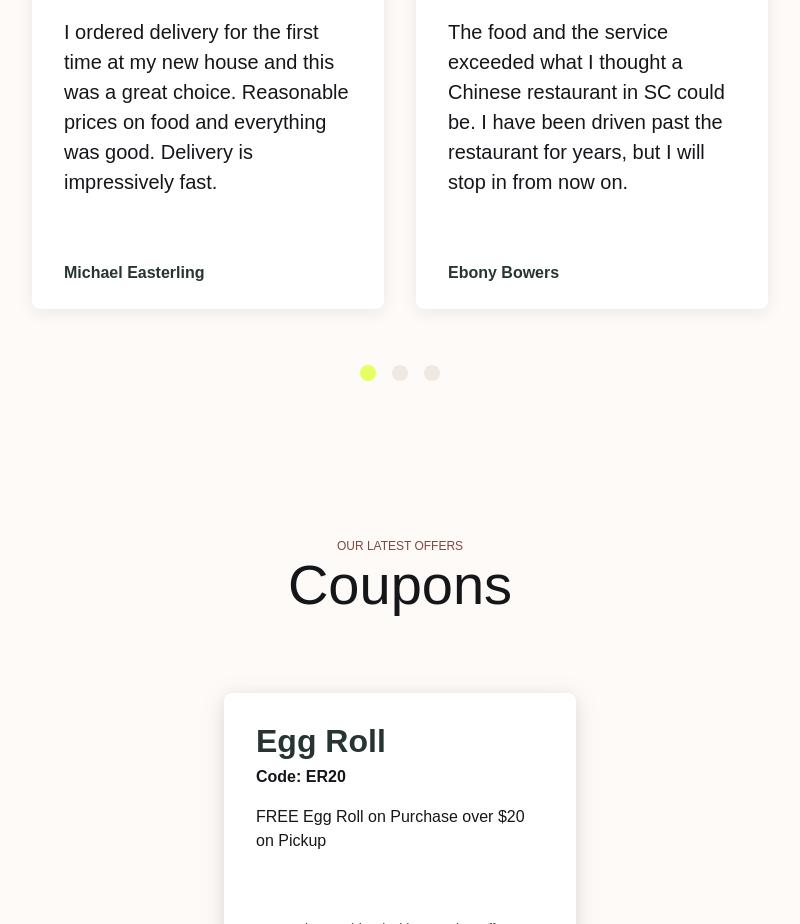 The height and width of the screenshot is (924, 800). Describe the element at coordinates (319, 740) in the screenshot. I see `'Egg Roll'` at that location.